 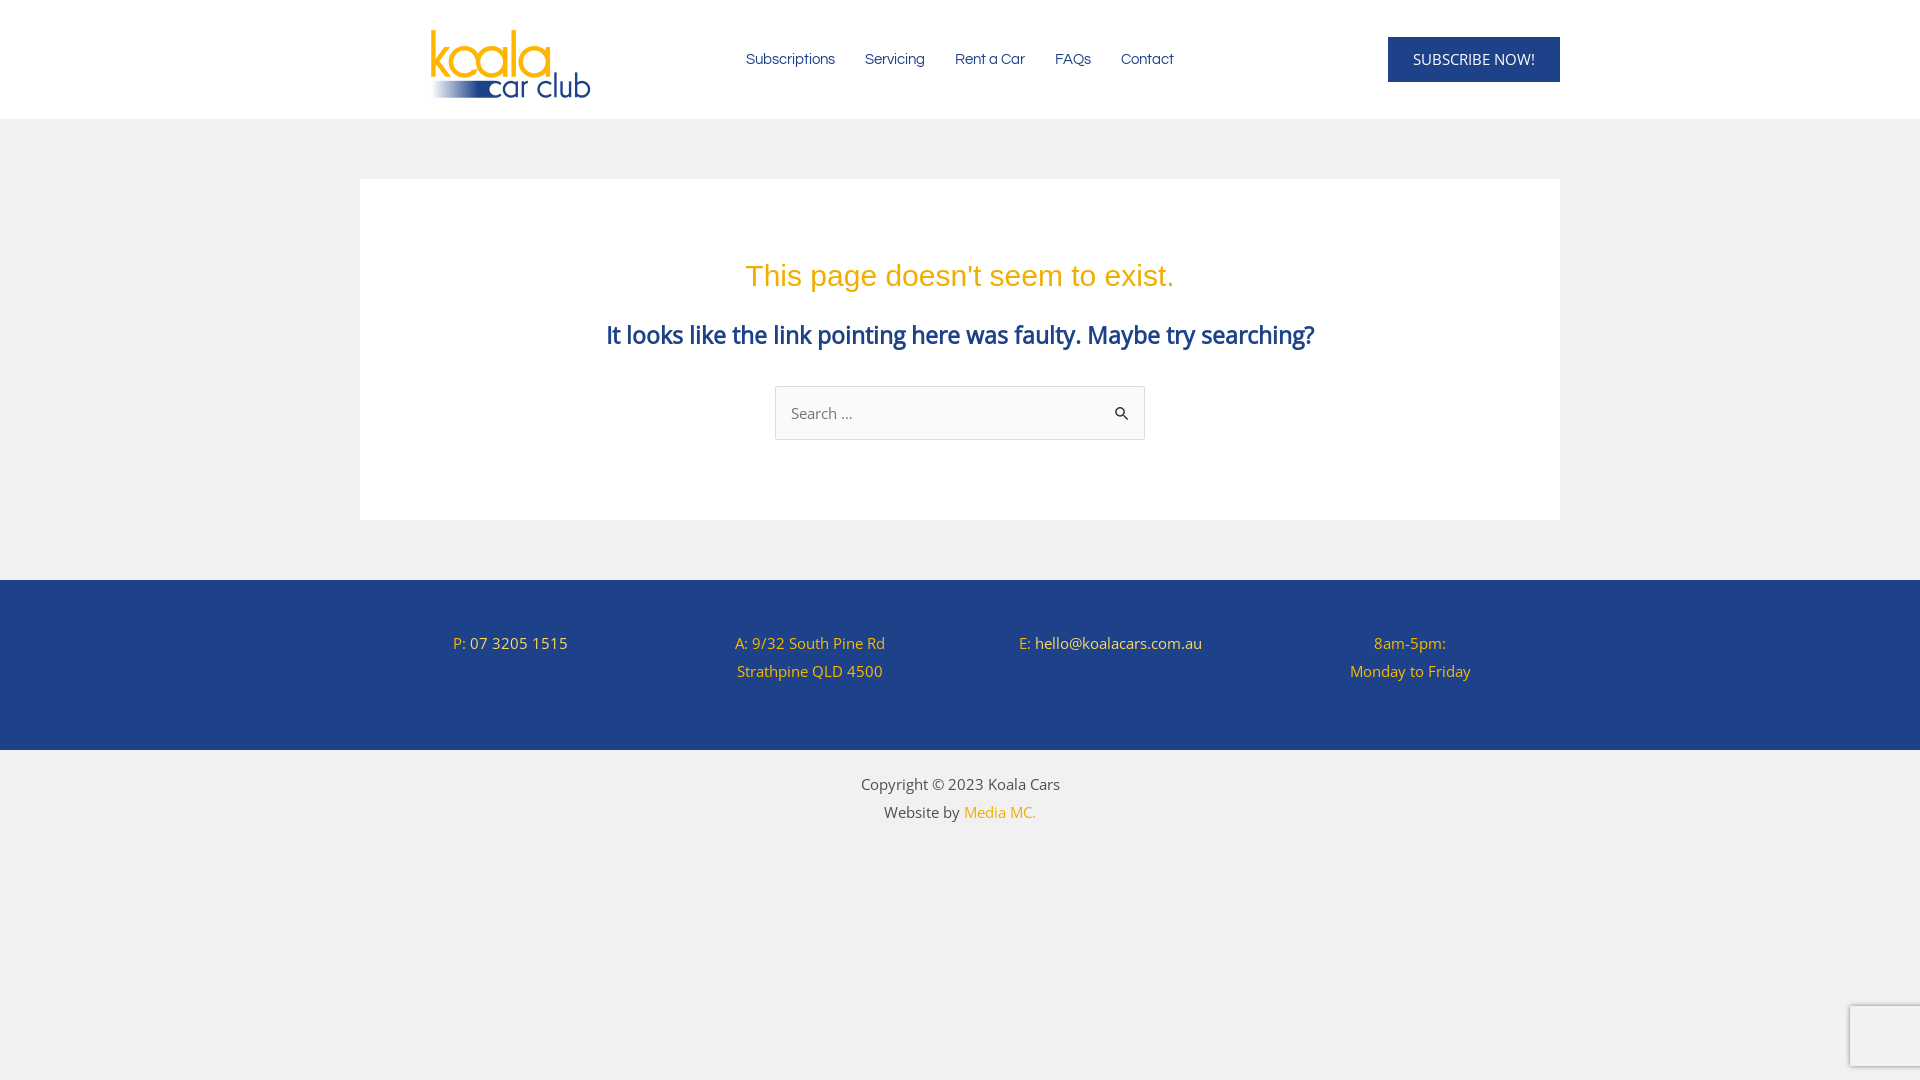 What do you see at coordinates (989, 57) in the screenshot?
I see `'Rent a Car'` at bounding box center [989, 57].